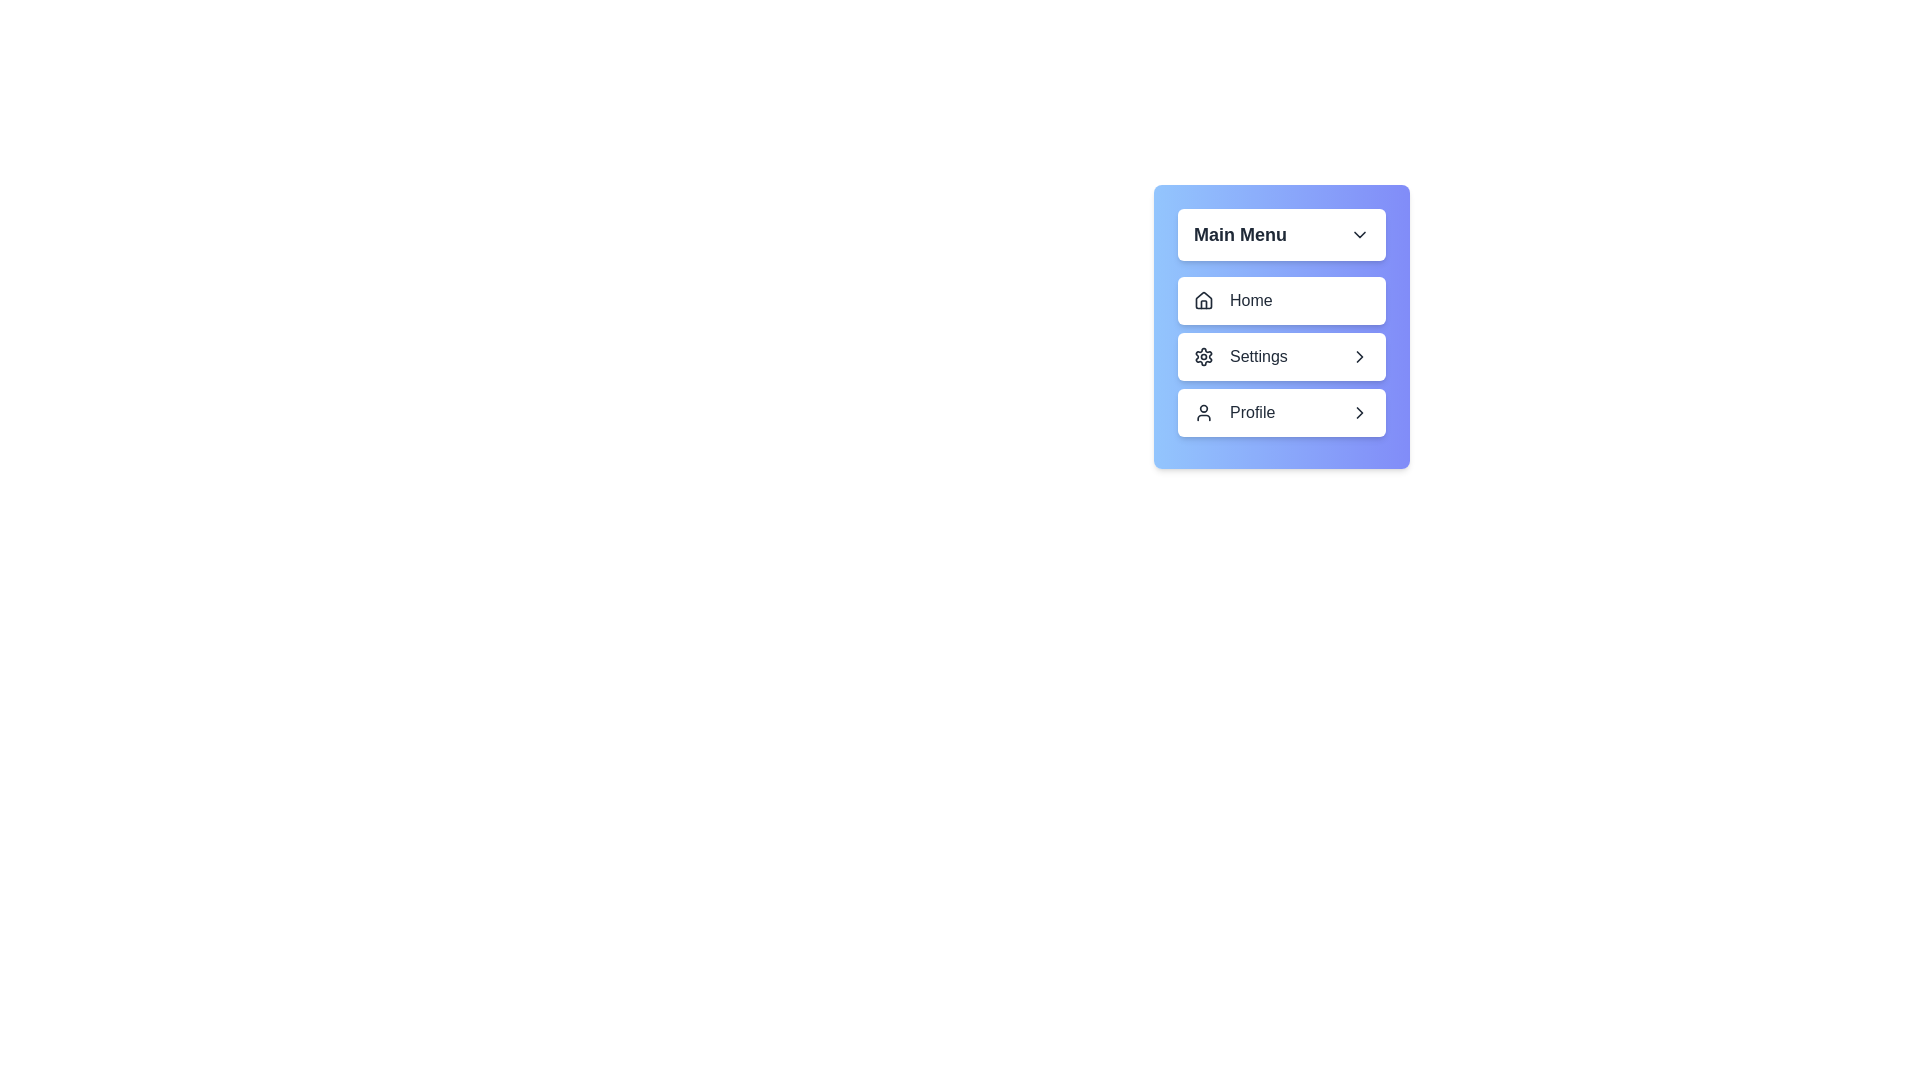  What do you see at coordinates (1281, 411) in the screenshot?
I see `the submenu option Edit Profile under the menu item Profile` at bounding box center [1281, 411].